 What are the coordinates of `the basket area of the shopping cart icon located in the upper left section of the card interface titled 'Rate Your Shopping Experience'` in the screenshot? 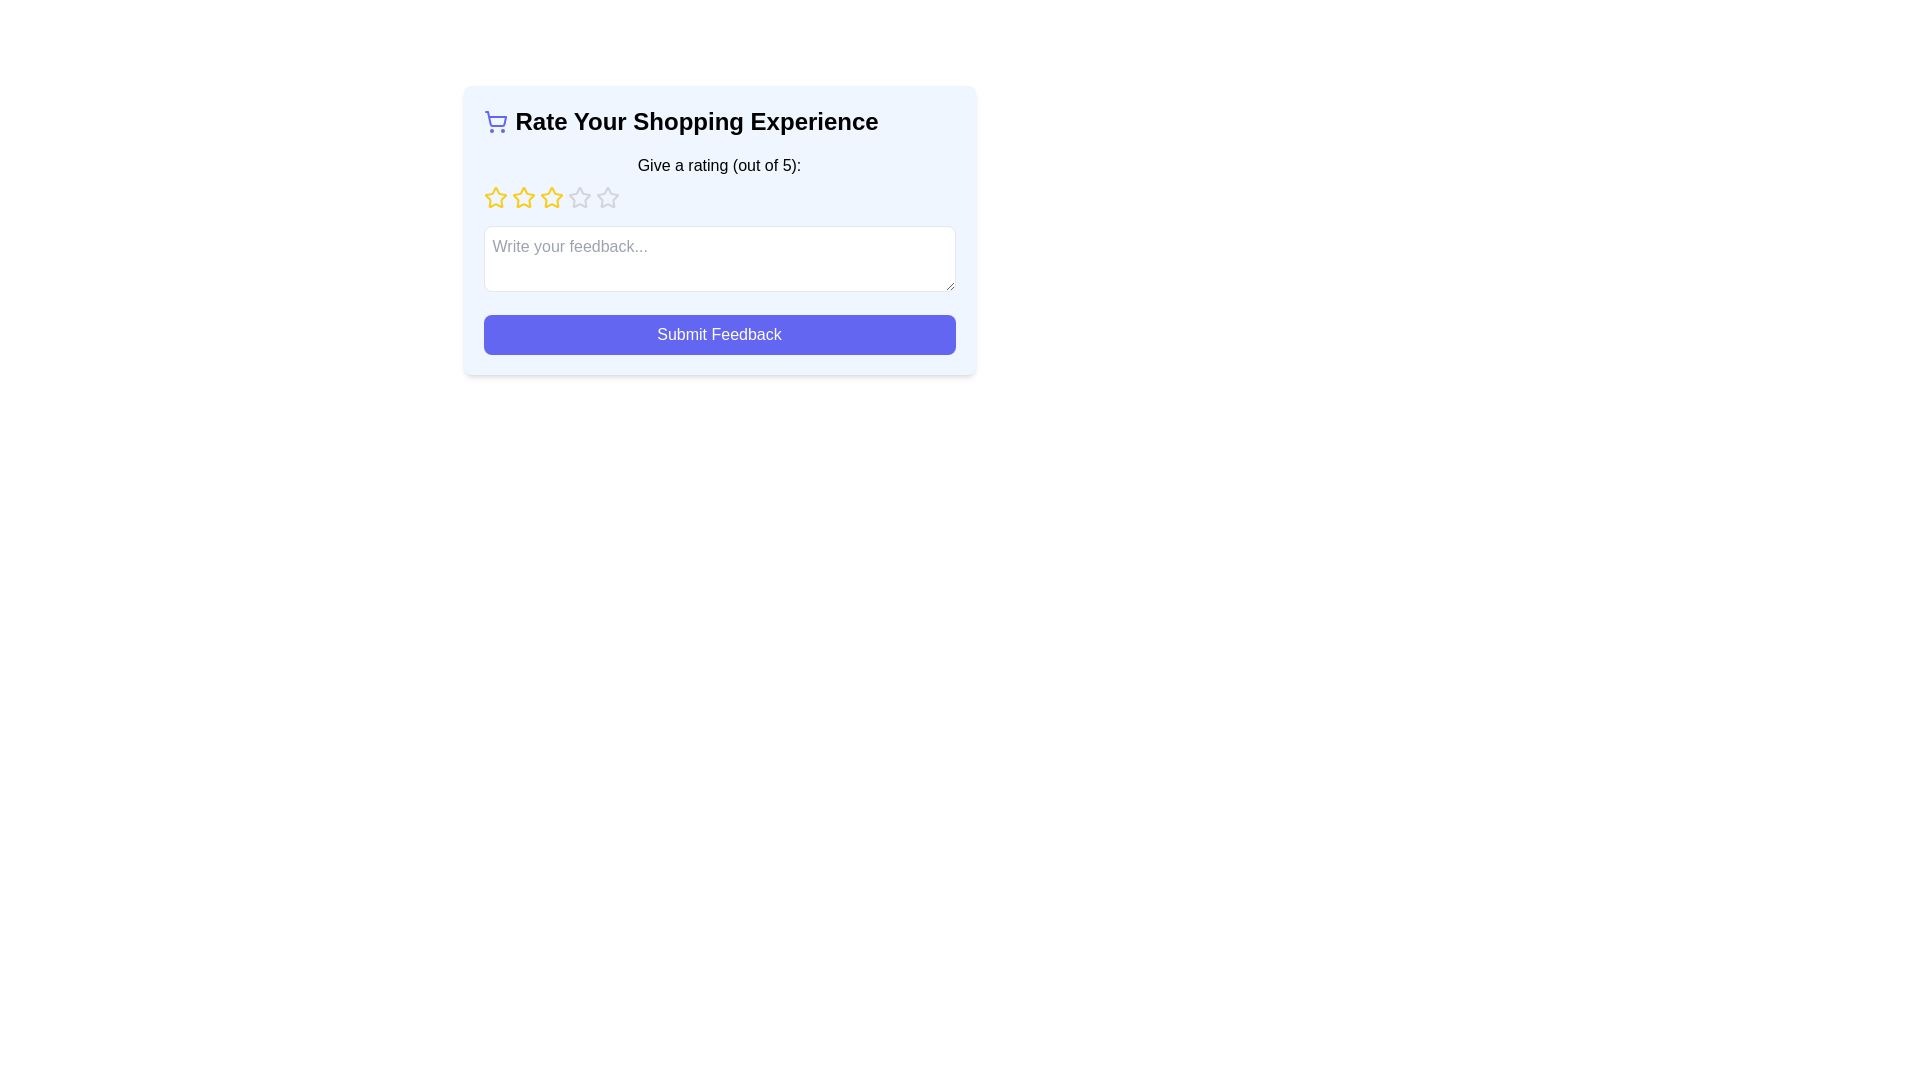 It's located at (495, 119).